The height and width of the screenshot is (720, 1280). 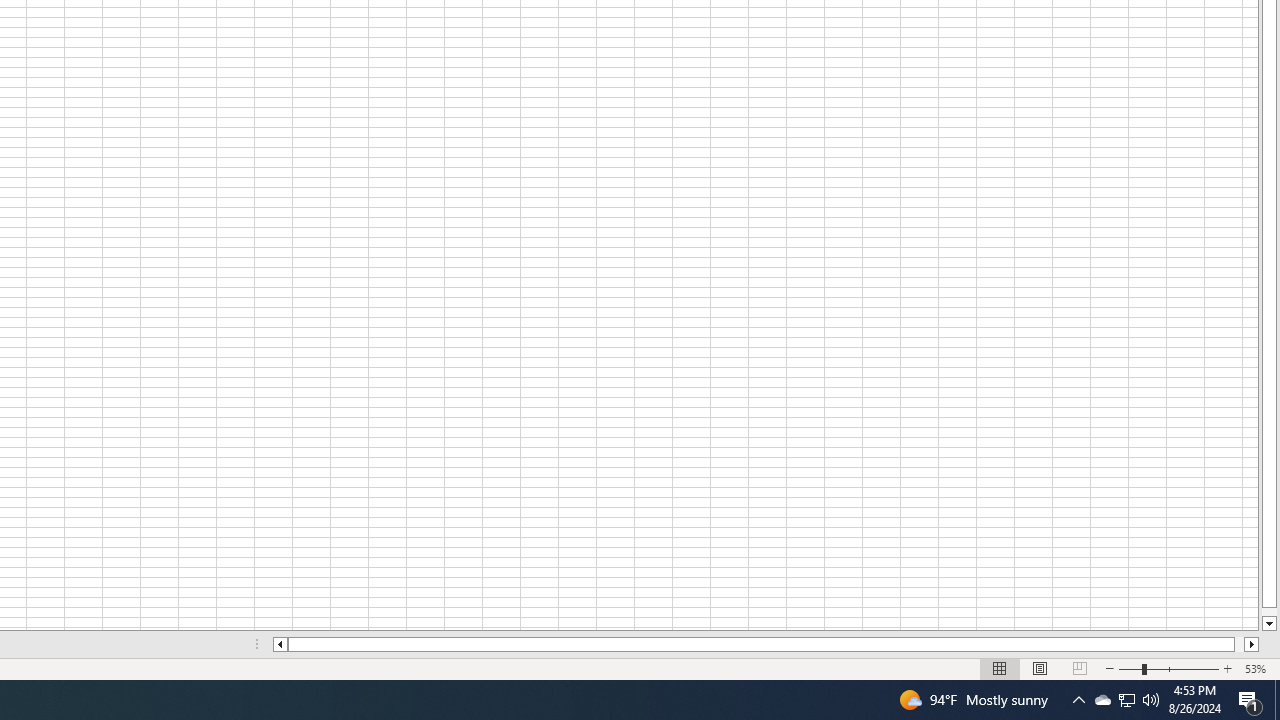 What do you see at coordinates (1251, 644) in the screenshot?
I see `'Column right'` at bounding box center [1251, 644].